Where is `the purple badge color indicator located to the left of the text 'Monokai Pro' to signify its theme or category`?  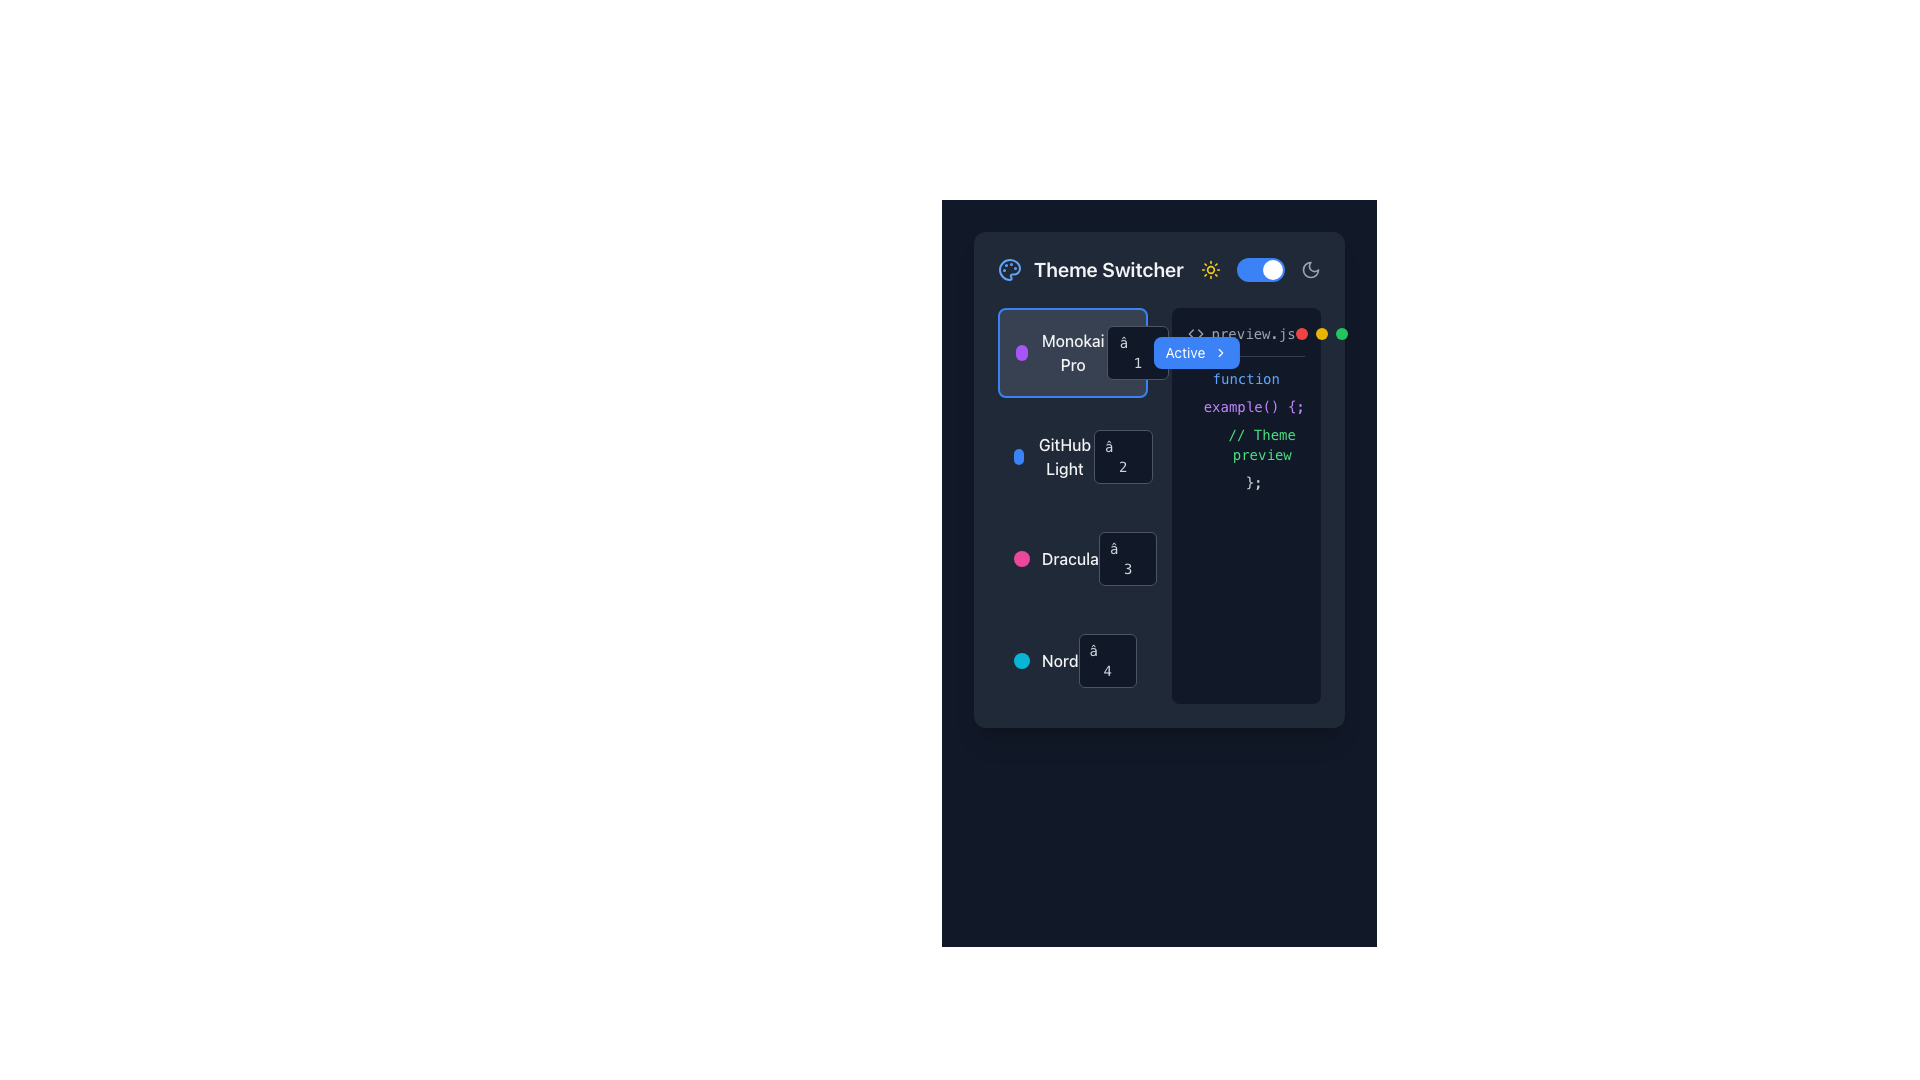
the purple badge color indicator located to the left of the text 'Monokai Pro' to signify its theme or category is located at coordinates (1021, 352).